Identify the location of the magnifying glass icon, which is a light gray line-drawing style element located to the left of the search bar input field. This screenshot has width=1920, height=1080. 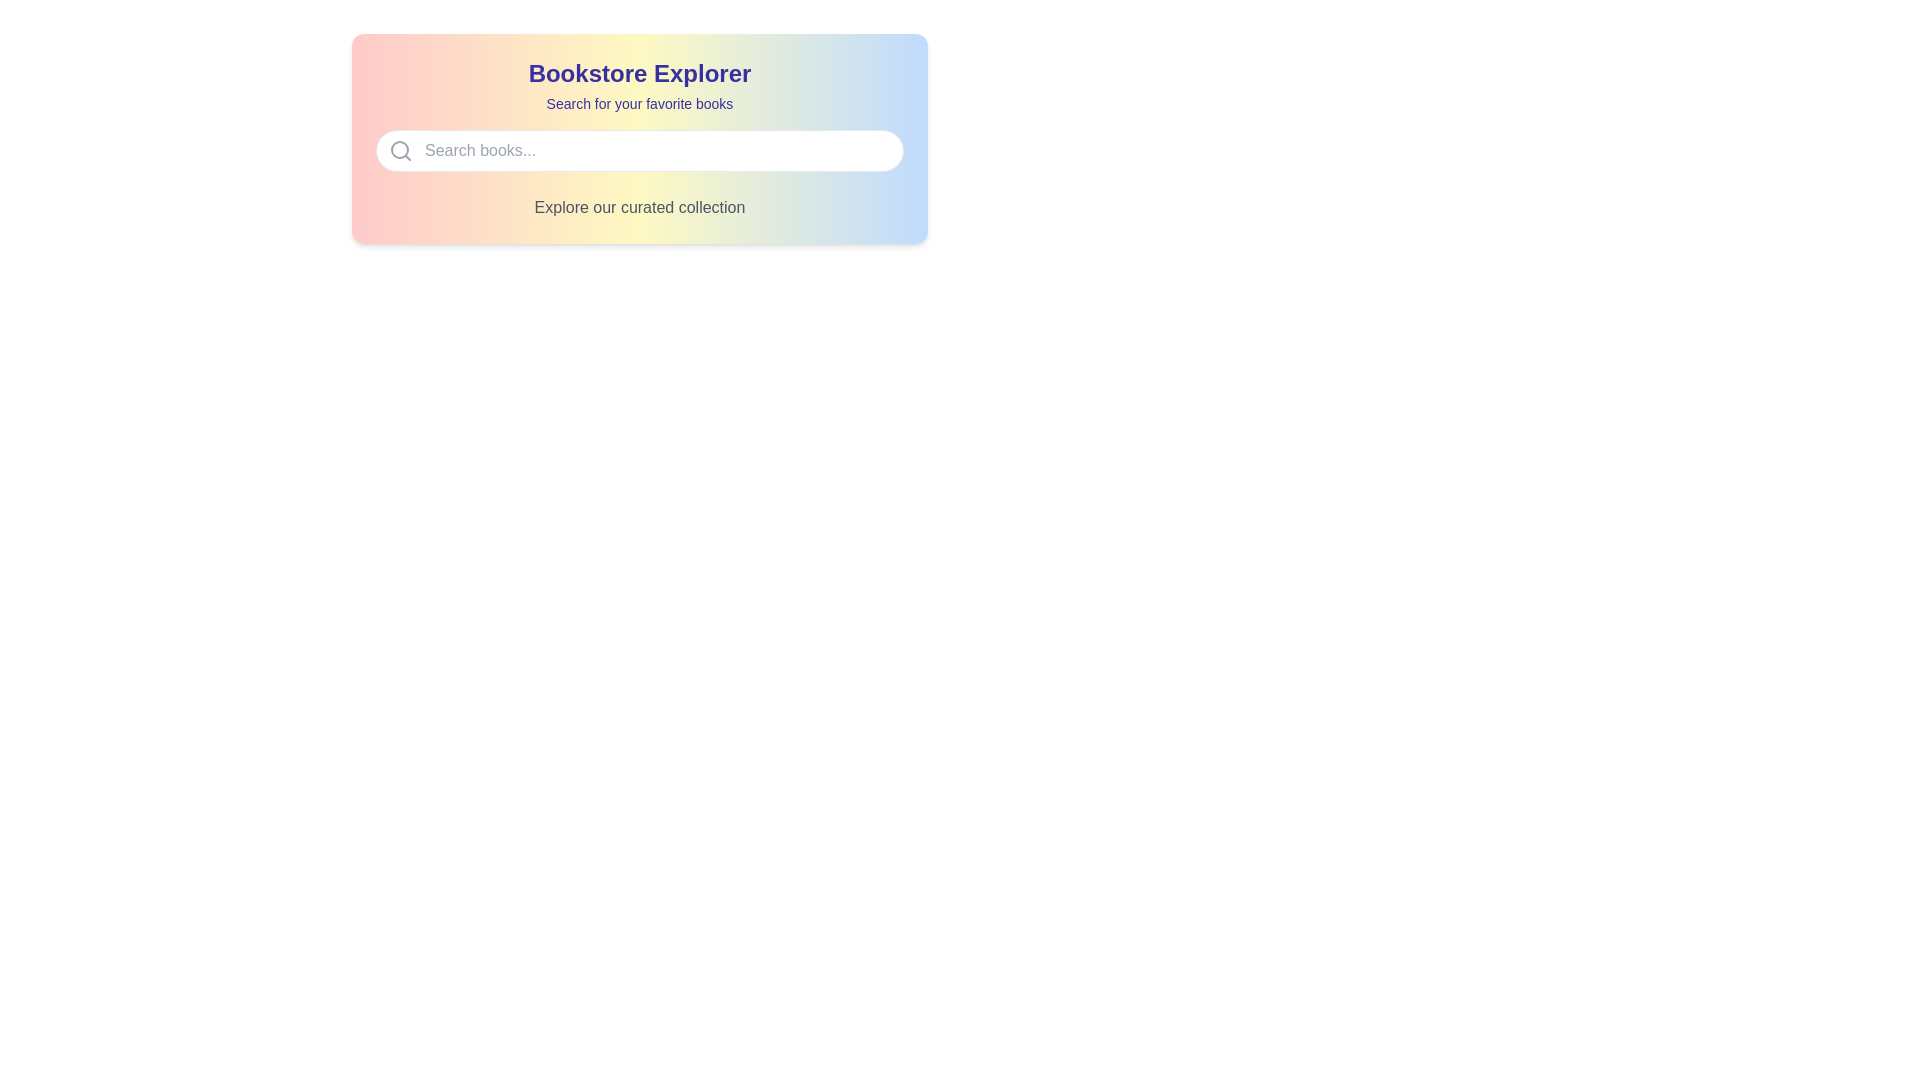
(400, 149).